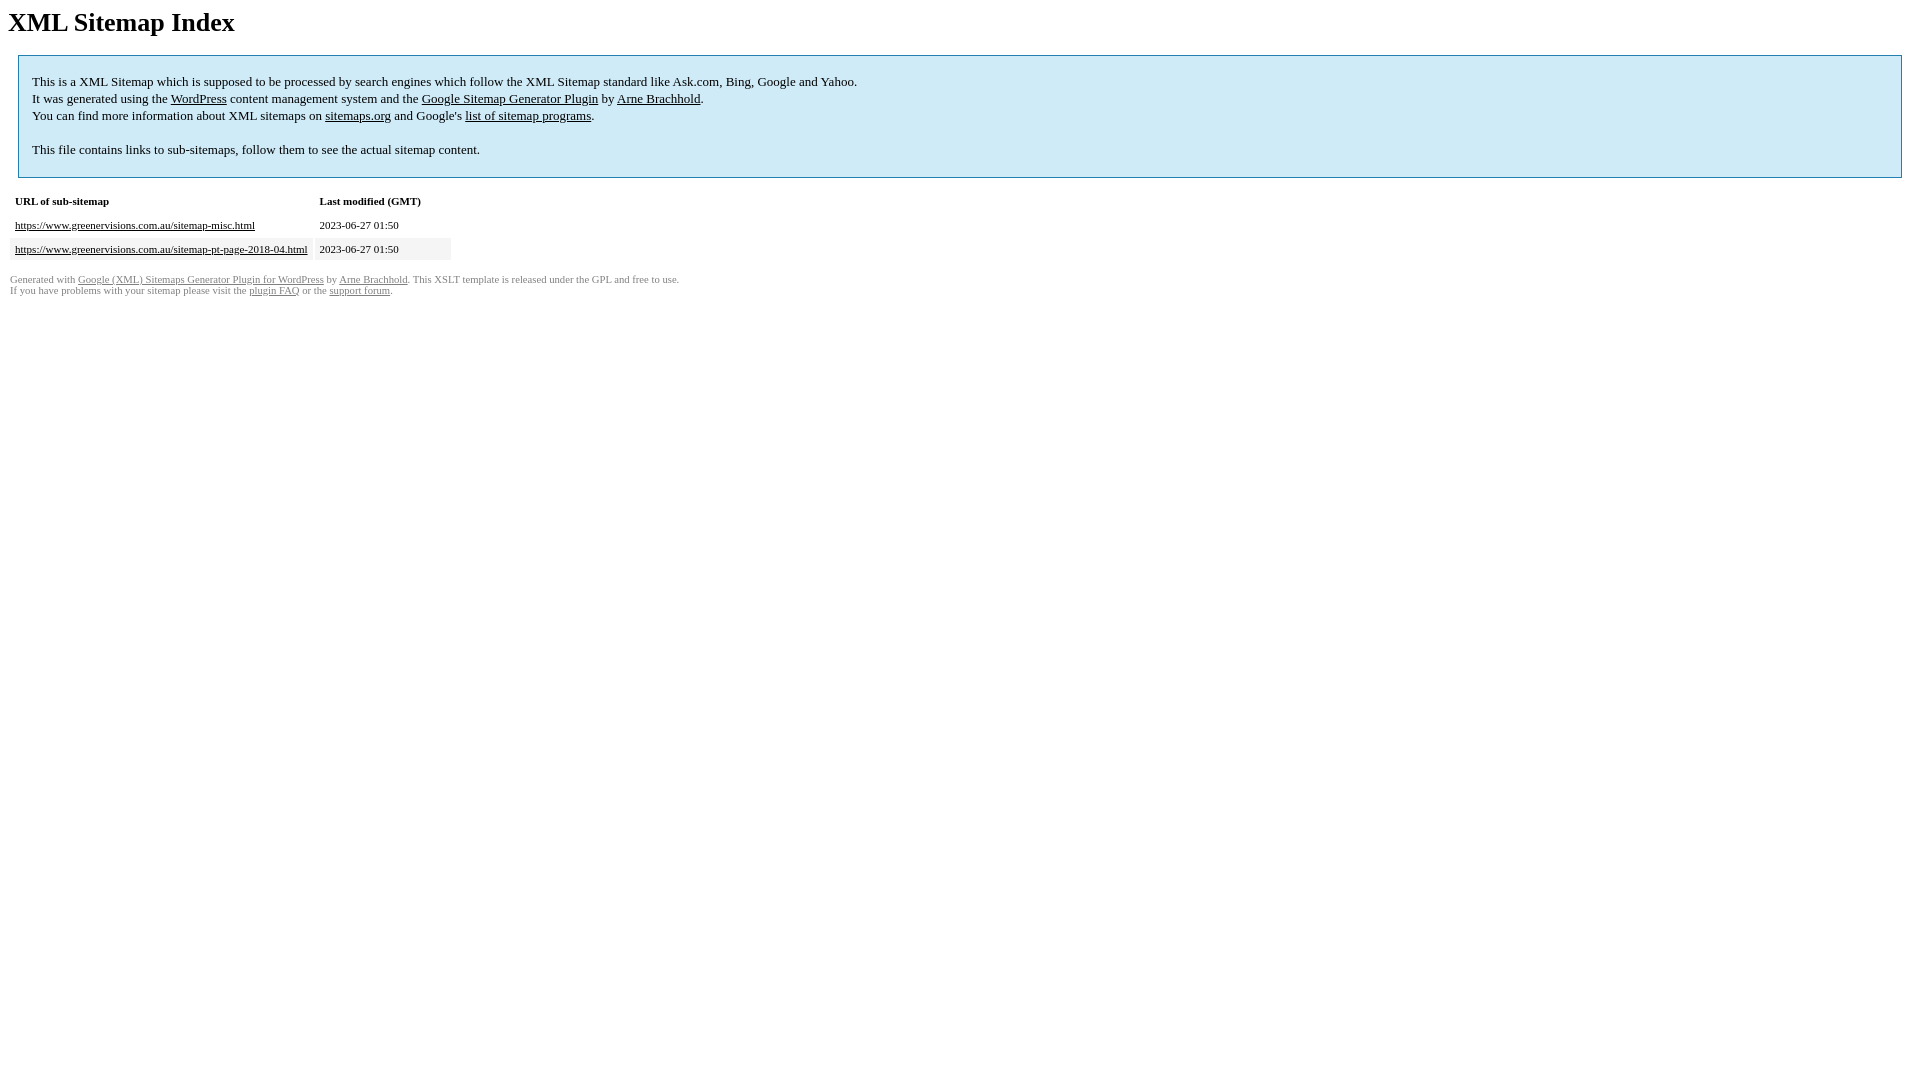 This screenshot has width=1920, height=1080. Describe the element at coordinates (616, 98) in the screenshot. I see `'Arne Brachhold'` at that location.